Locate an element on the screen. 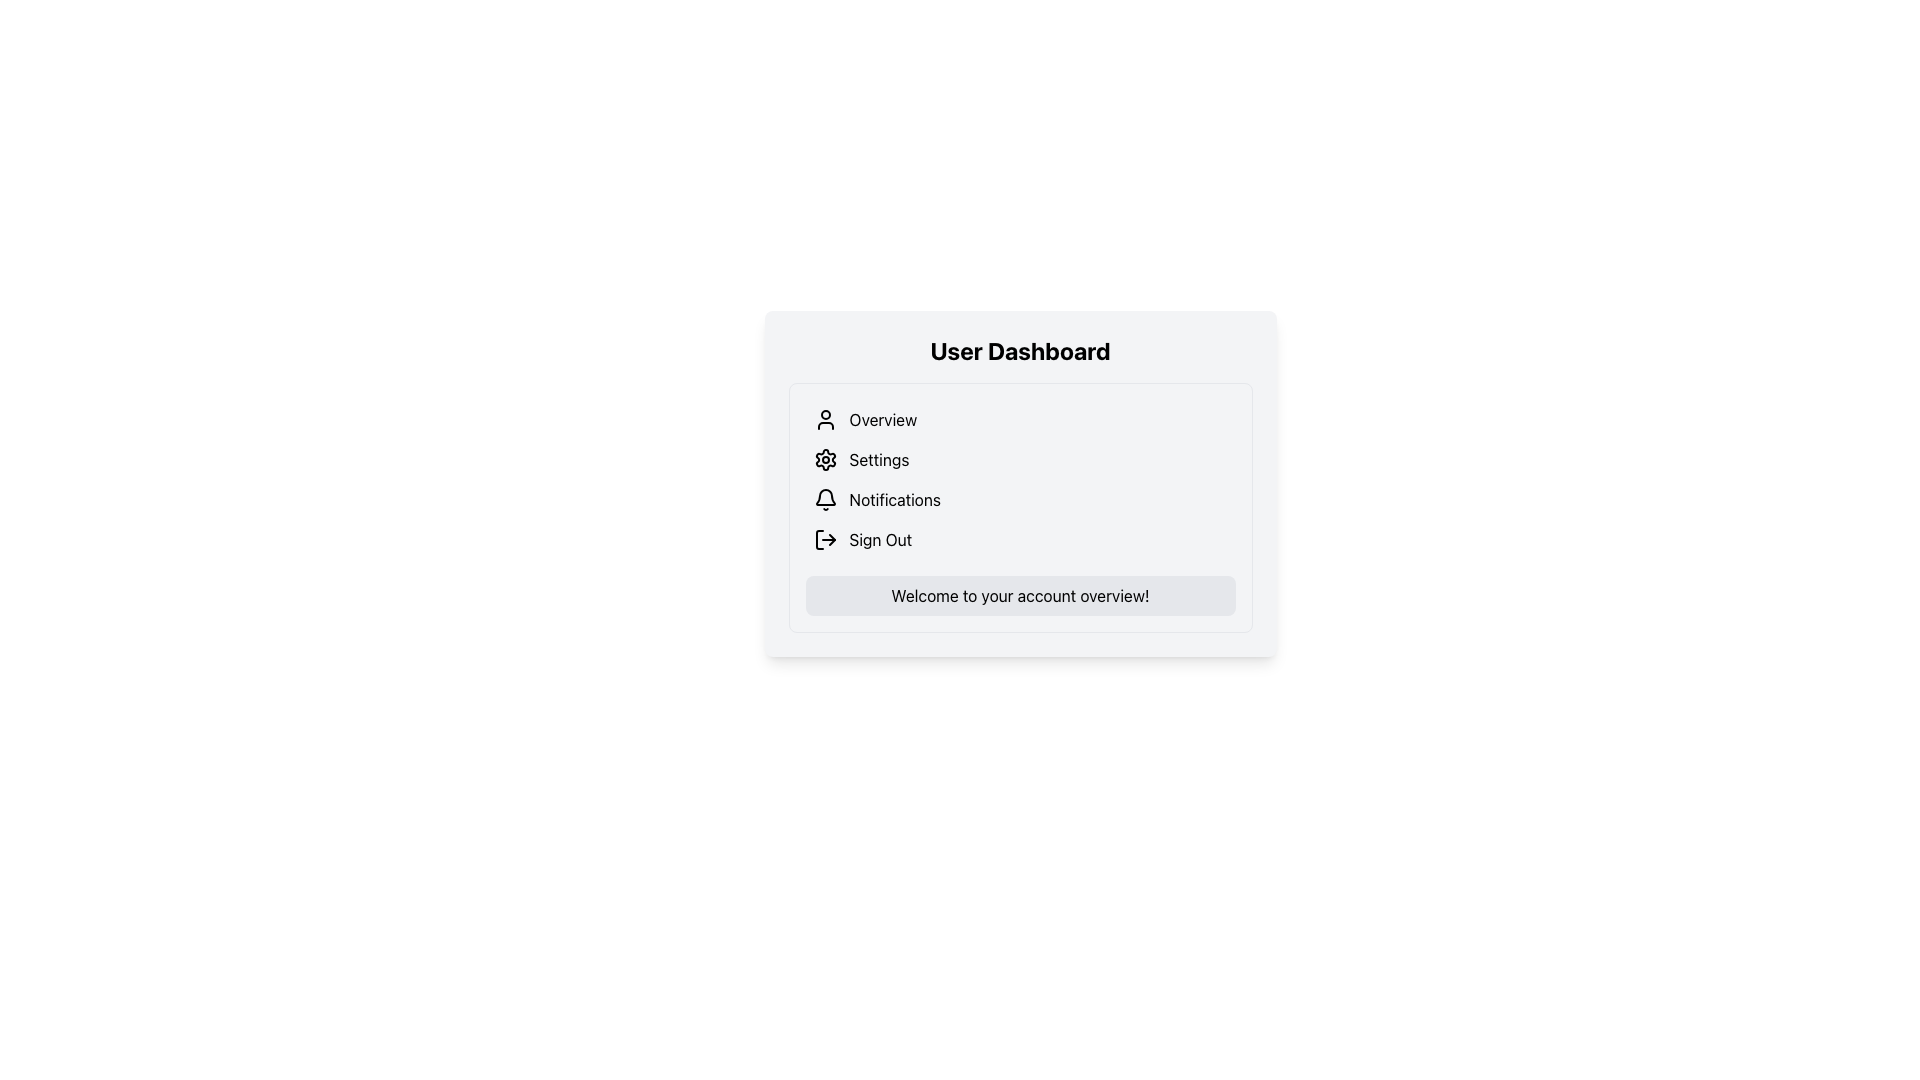 The width and height of the screenshot is (1920, 1080). the Overview Icon located at the left edge of the Overview row in the User Dashboard, preceding the text 'Overview' is located at coordinates (825, 419).